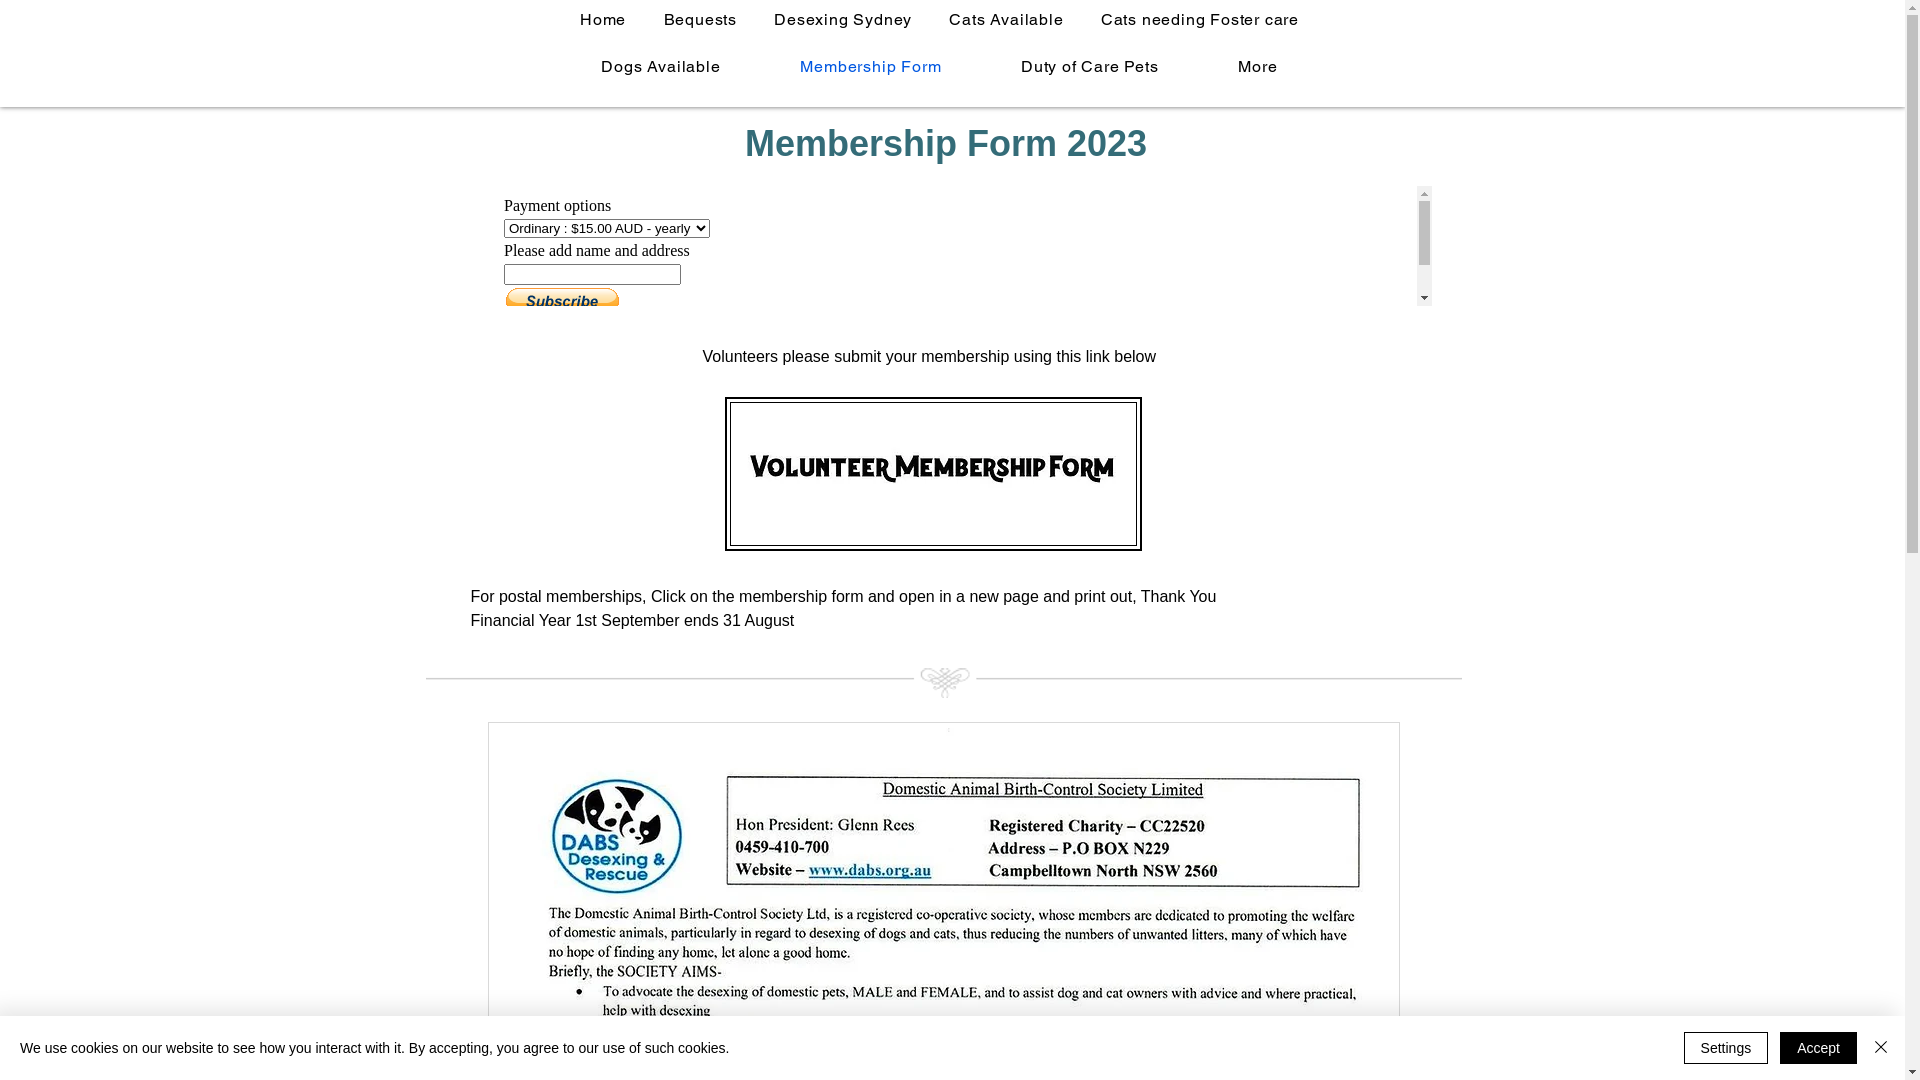 This screenshot has width=1920, height=1080. Describe the element at coordinates (1257, 65) in the screenshot. I see `'More'` at that location.